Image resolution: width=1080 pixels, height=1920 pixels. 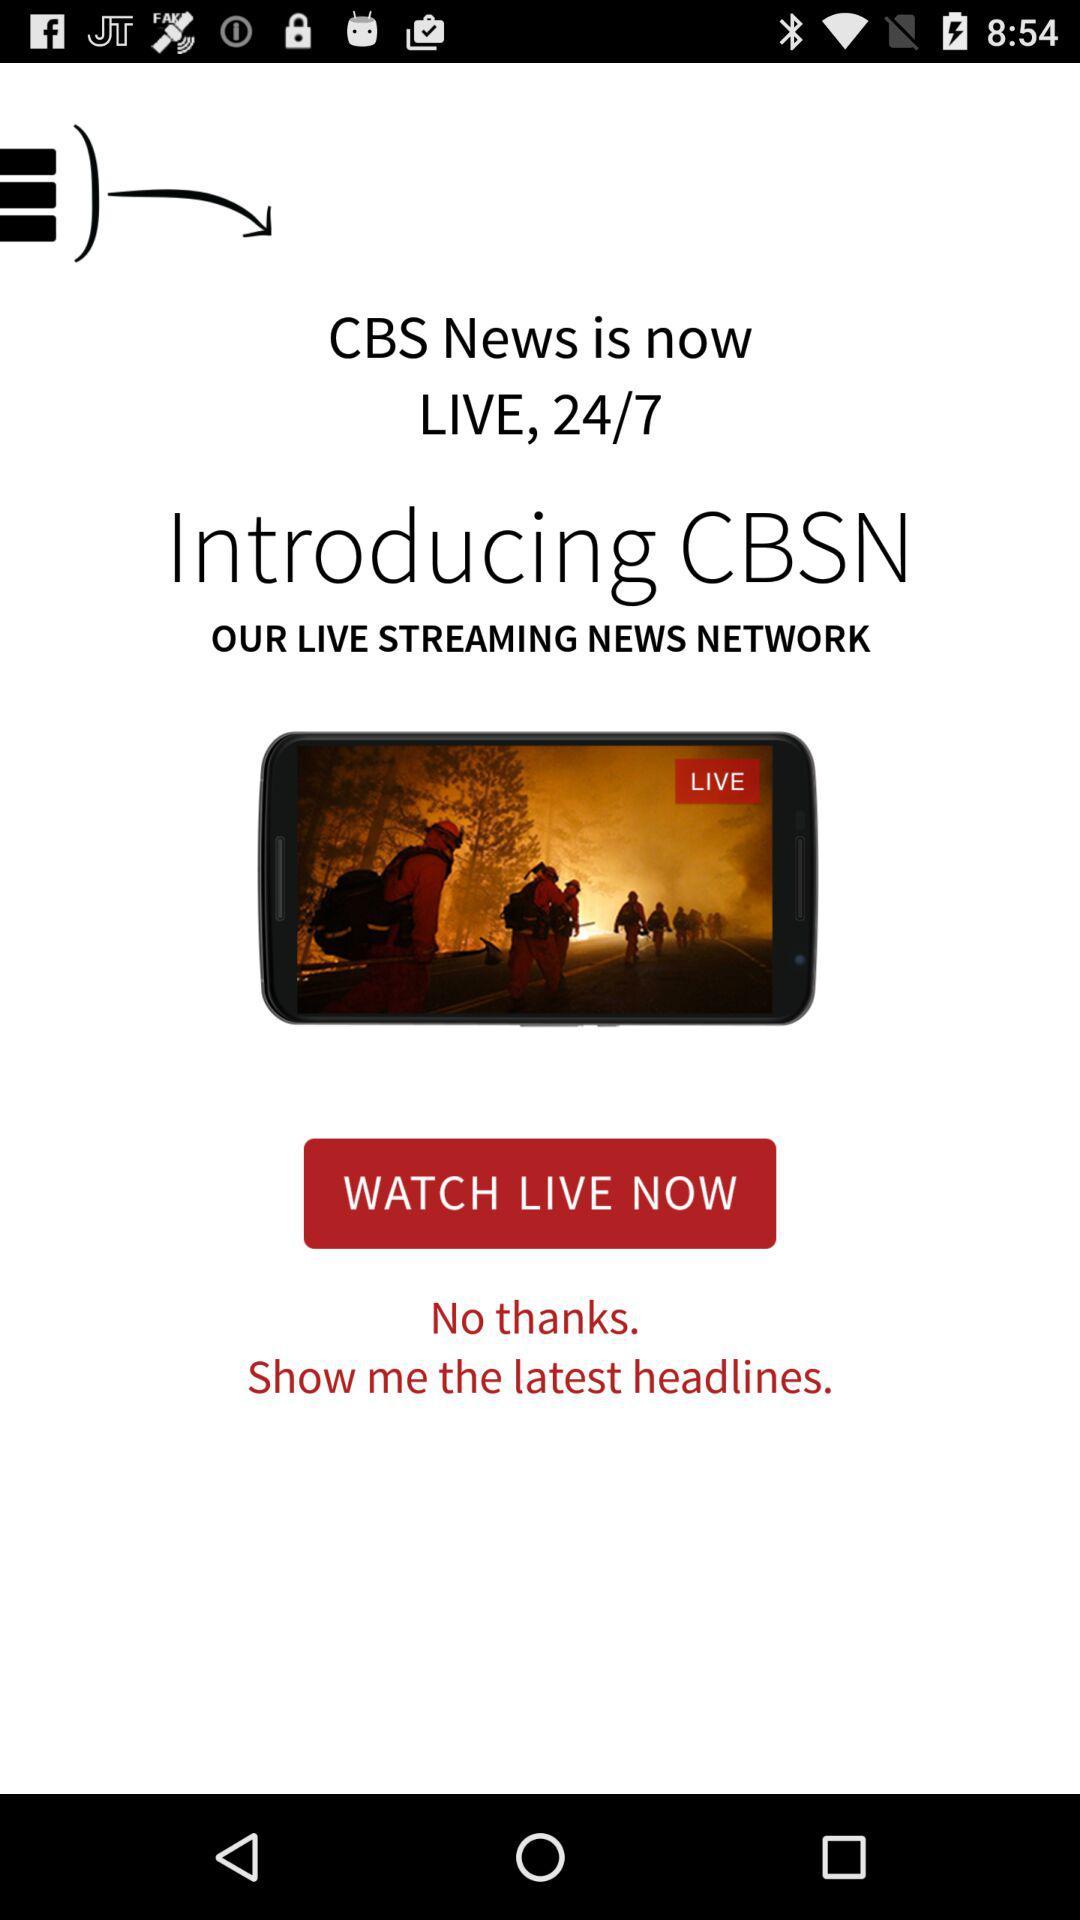 What do you see at coordinates (540, 1193) in the screenshot?
I see `watch video` at bounding box center [540, 1193].